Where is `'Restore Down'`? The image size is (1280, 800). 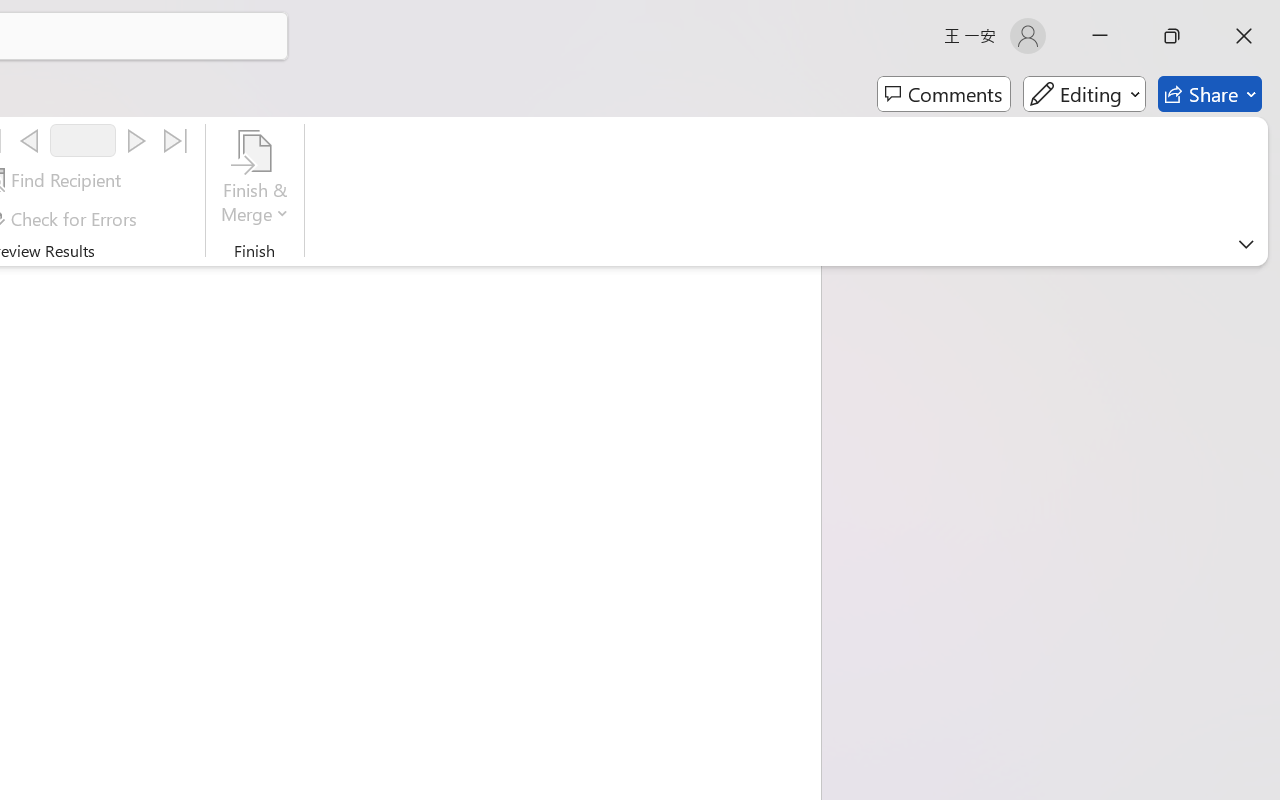
'Restore Down' is located at coordinates (1172, 35).